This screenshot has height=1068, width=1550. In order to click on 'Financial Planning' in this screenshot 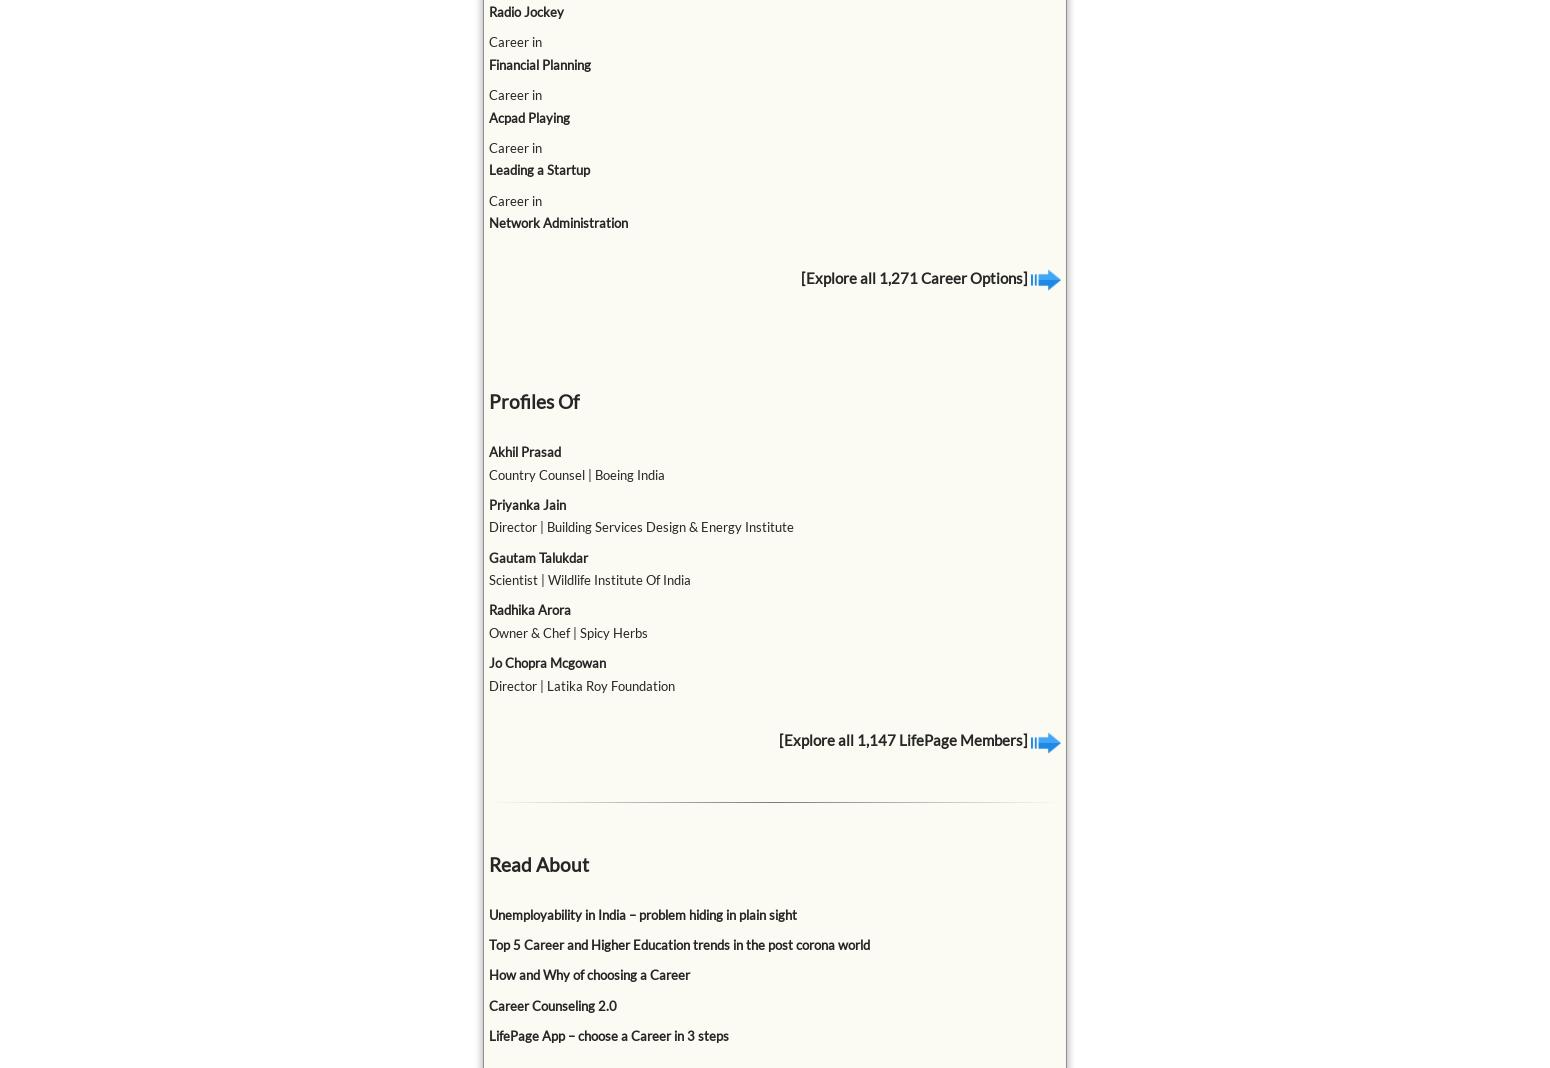, I will do `click(537, 62)`.